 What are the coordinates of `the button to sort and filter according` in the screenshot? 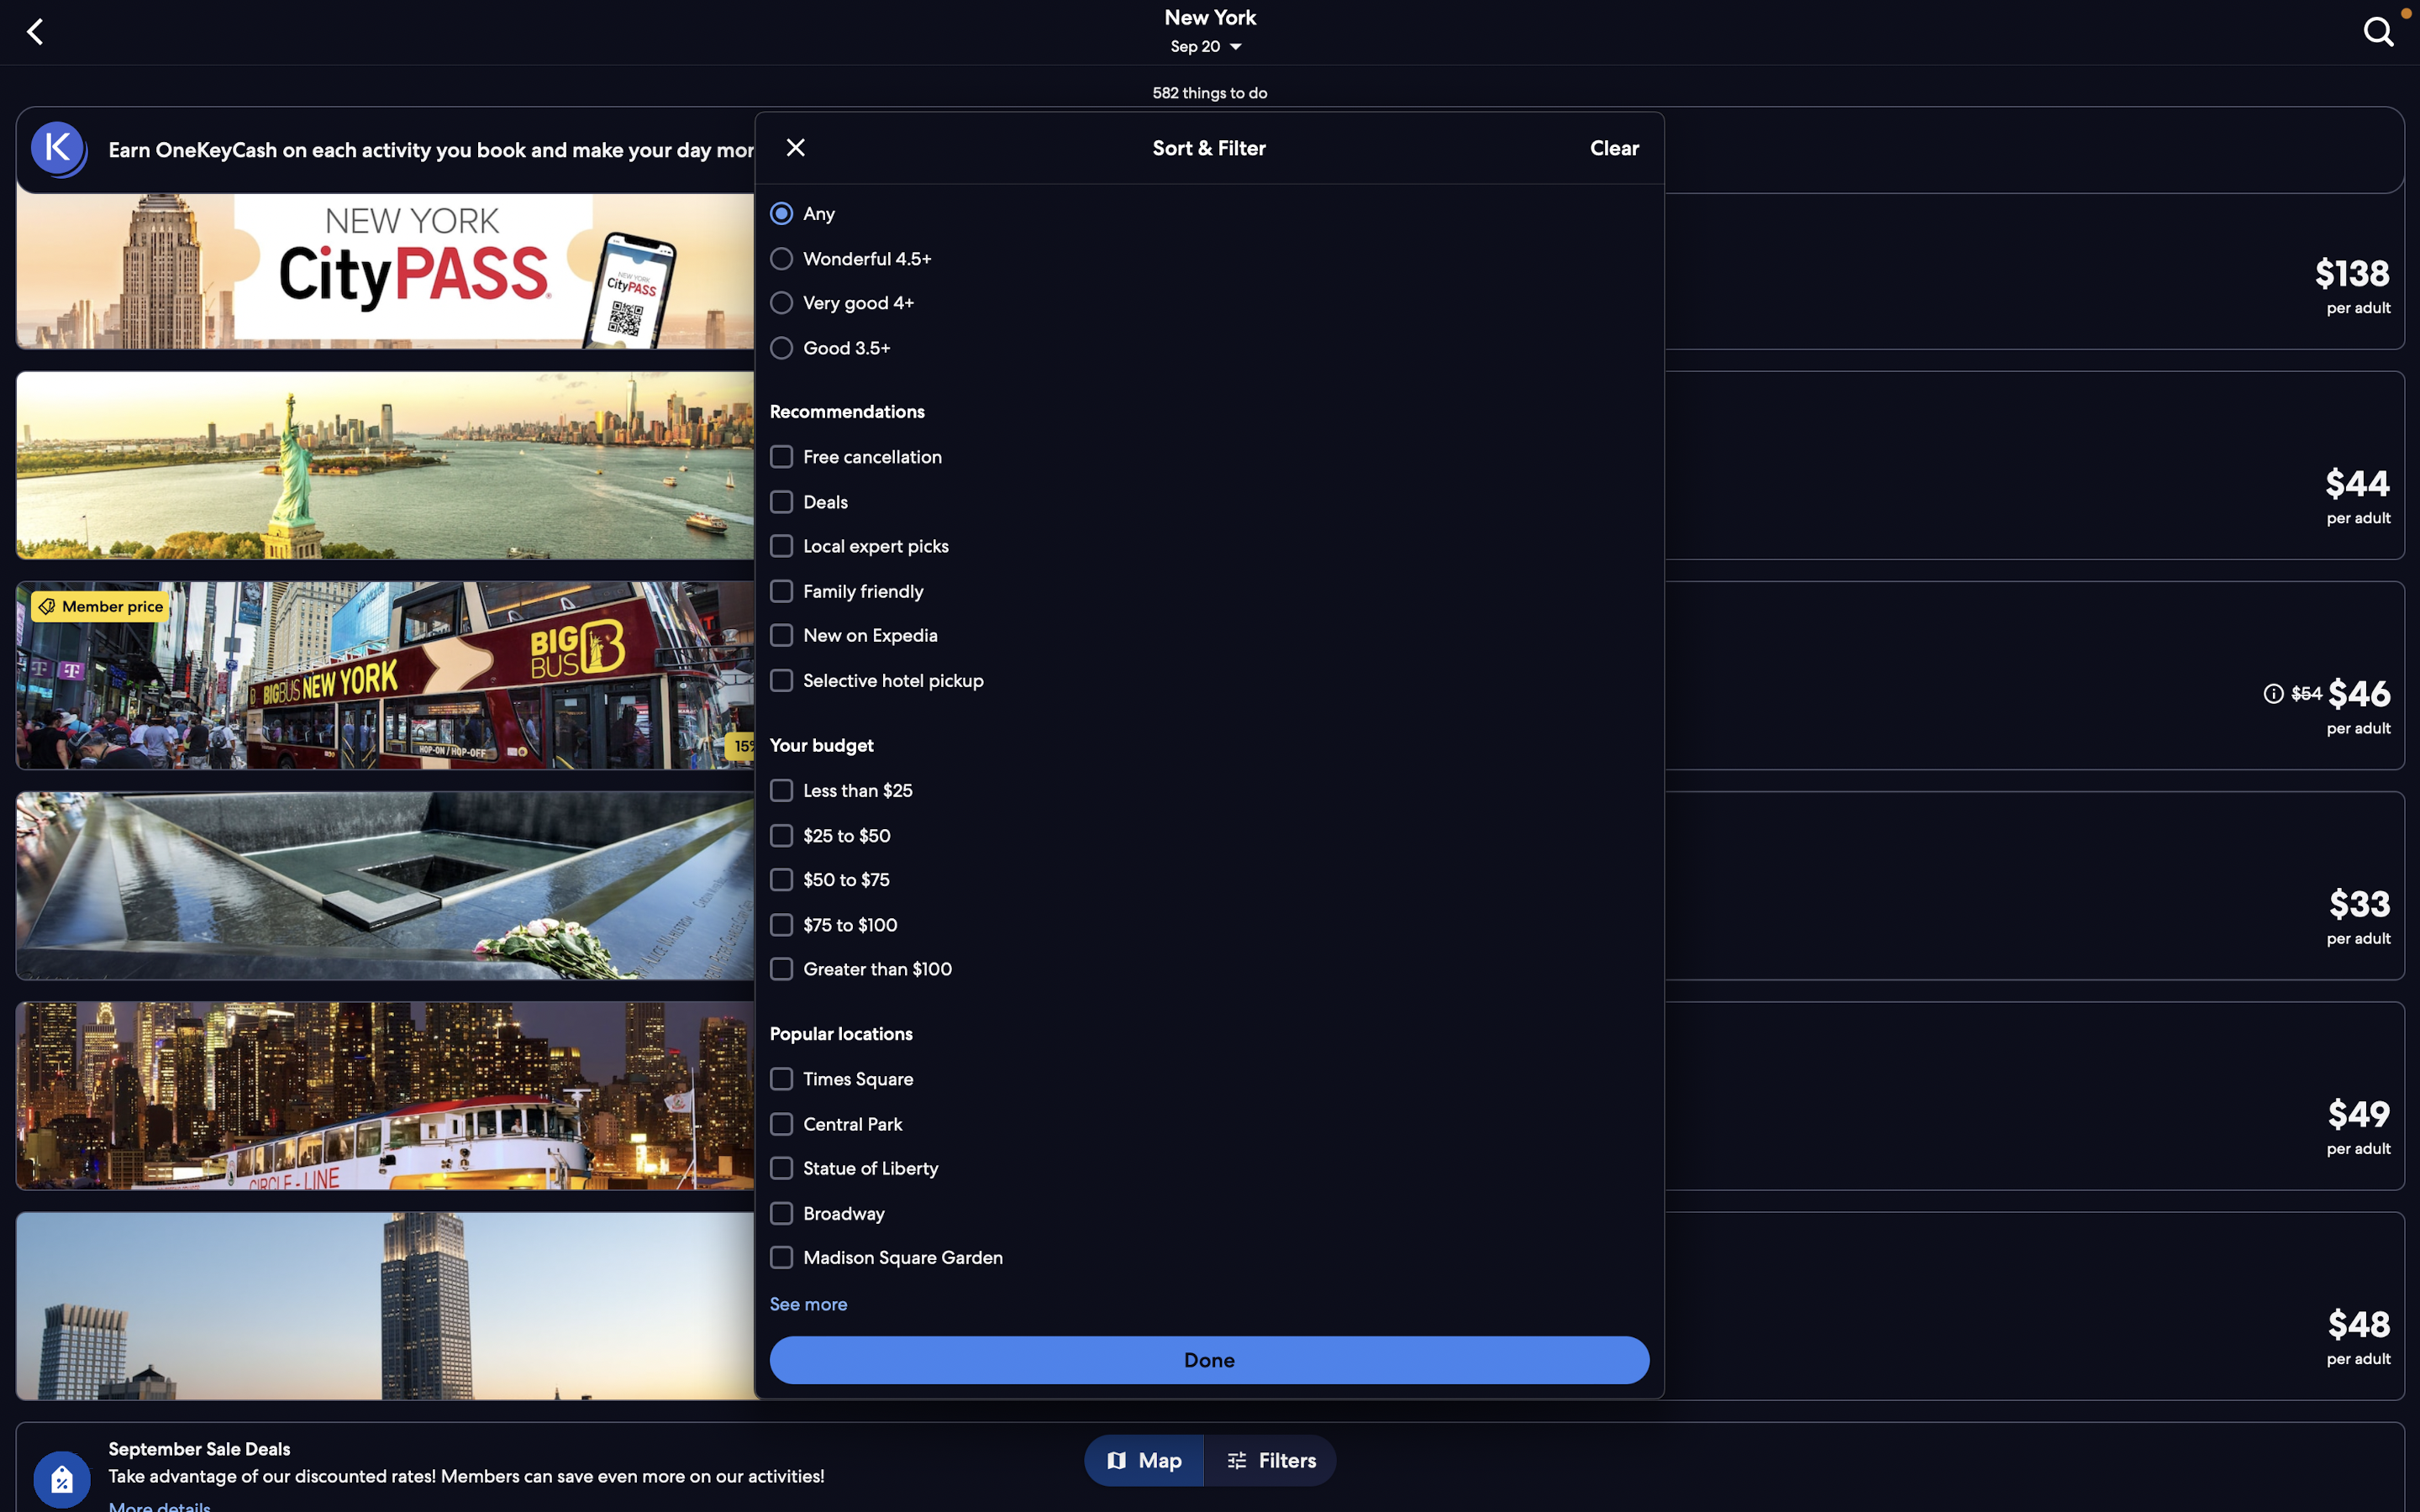 It's located at (1210, 1358).